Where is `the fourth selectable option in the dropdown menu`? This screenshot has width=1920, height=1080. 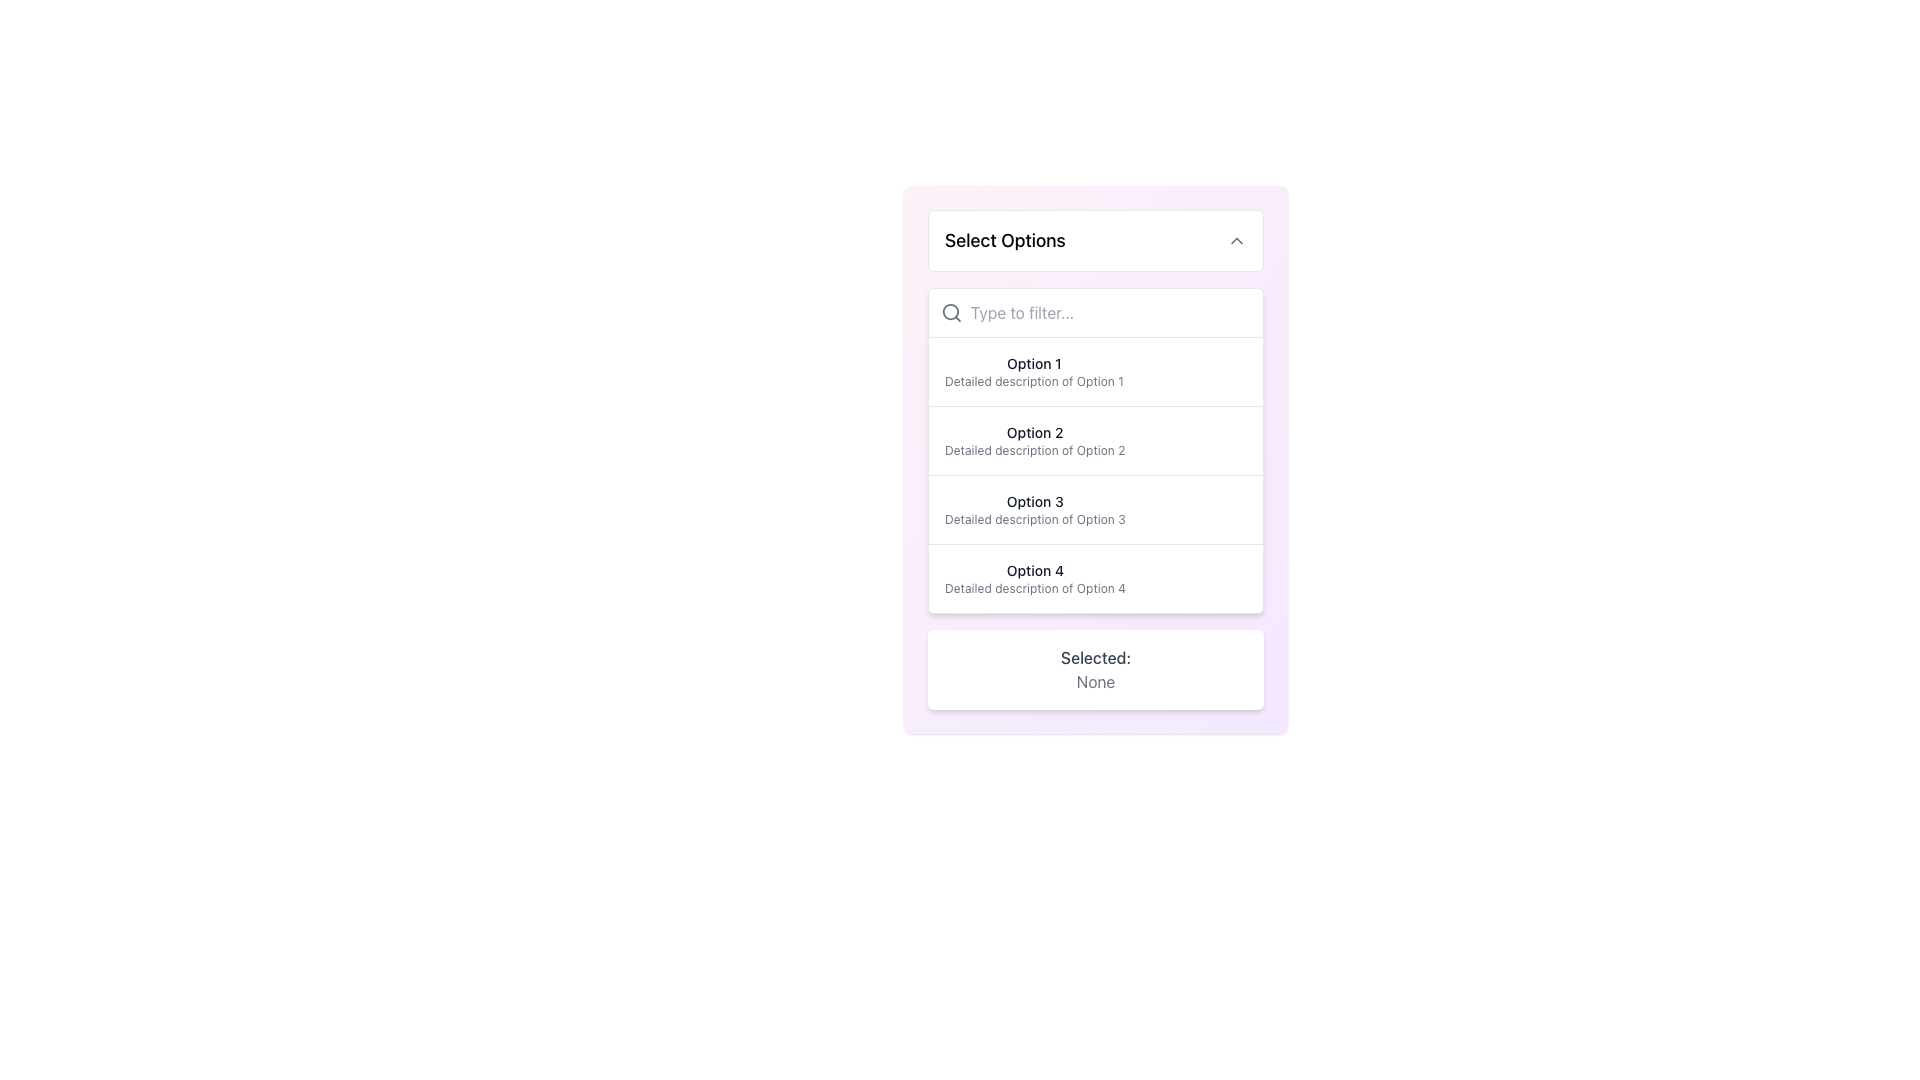 the fourth selectable option in the dropdown menu is located at coordinates (1035, 578).